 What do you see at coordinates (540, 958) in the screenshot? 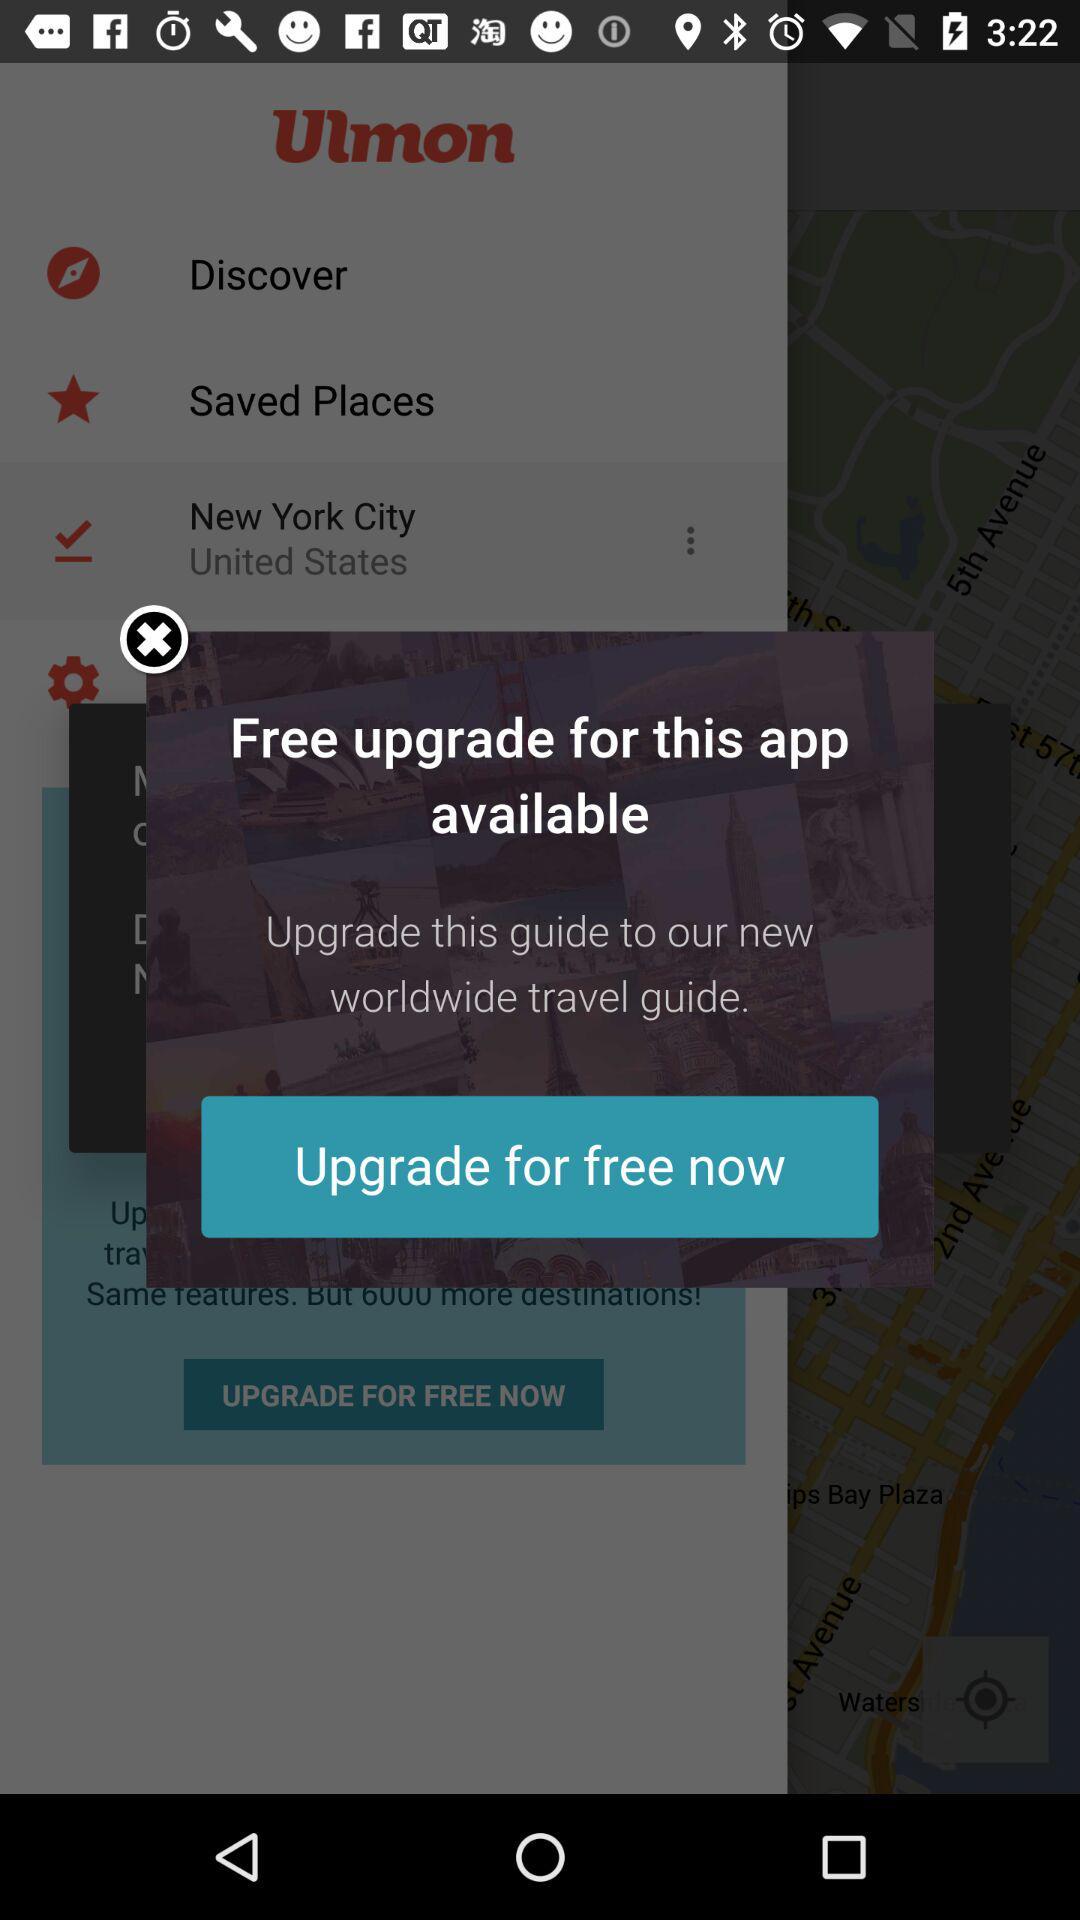
I see `upgrade advertisement` at bounding box center [540, 958].